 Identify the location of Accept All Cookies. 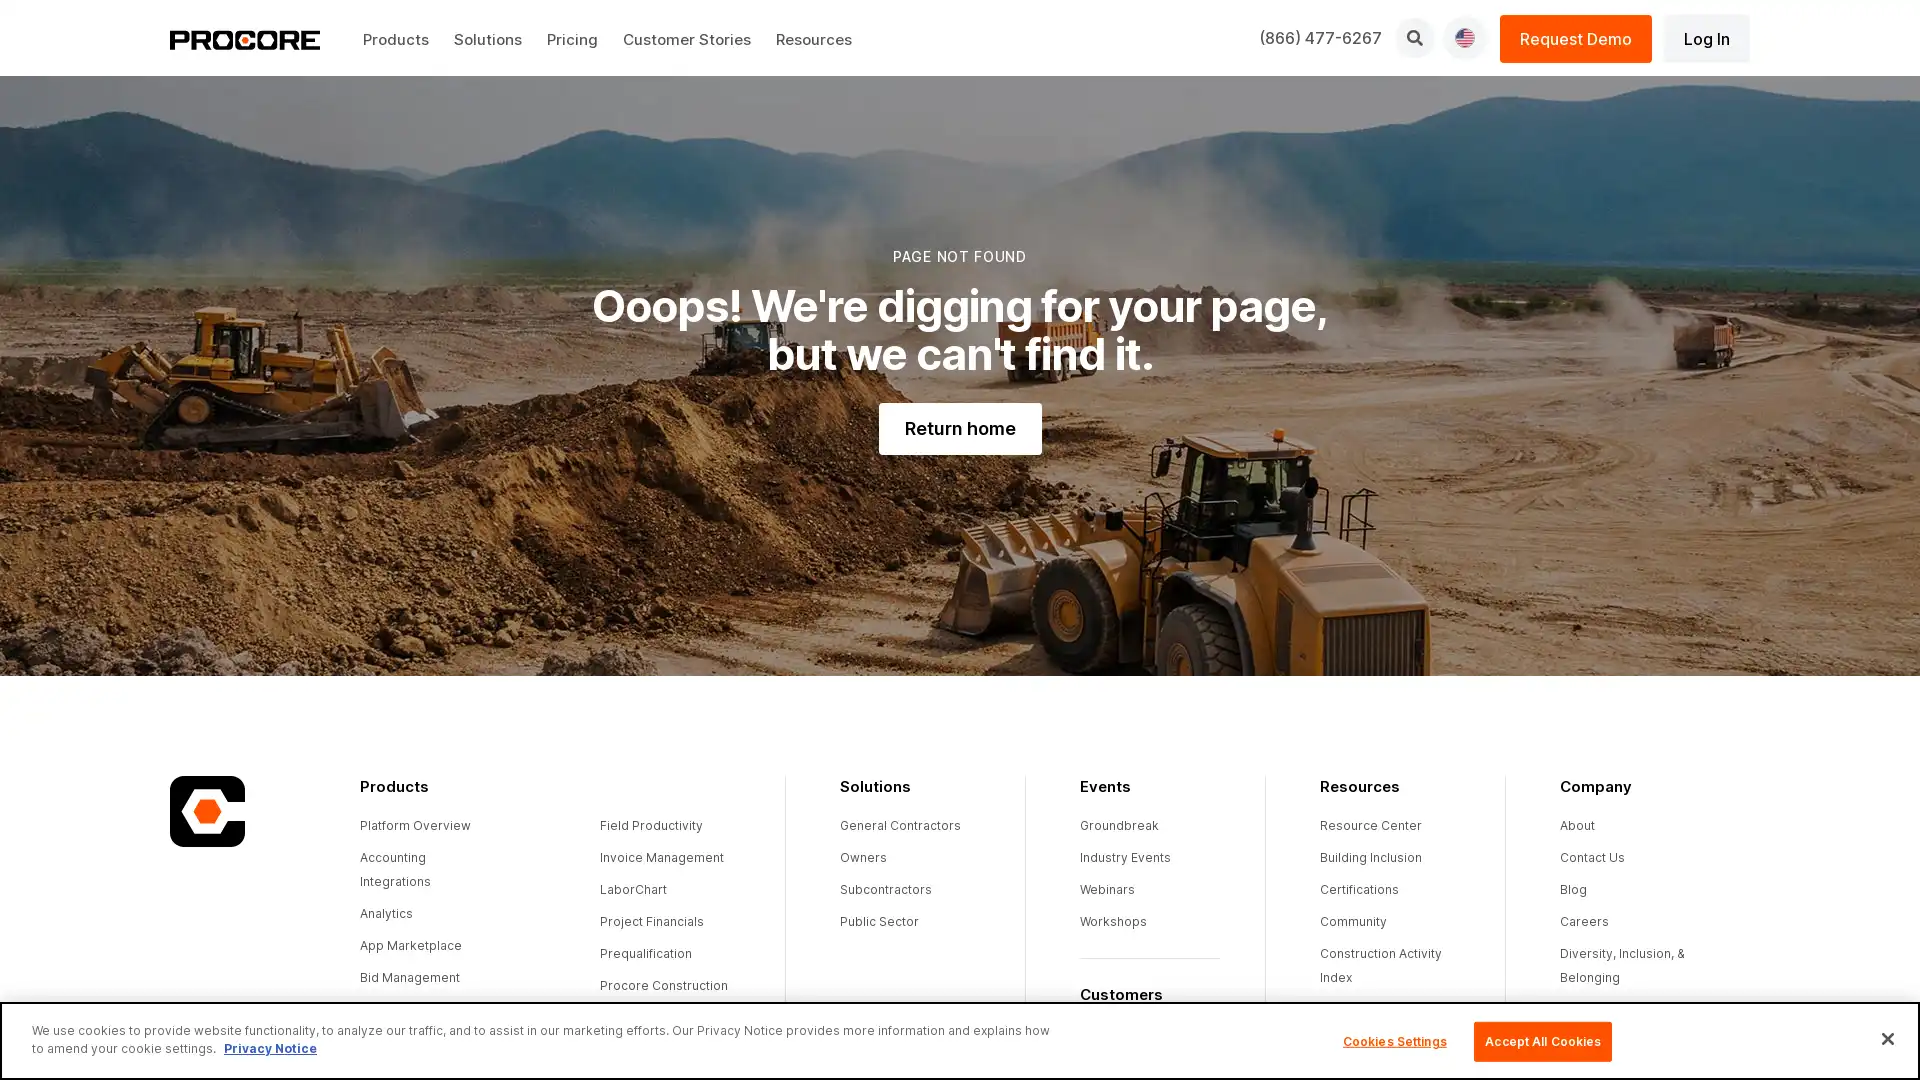
(1541, 1040).